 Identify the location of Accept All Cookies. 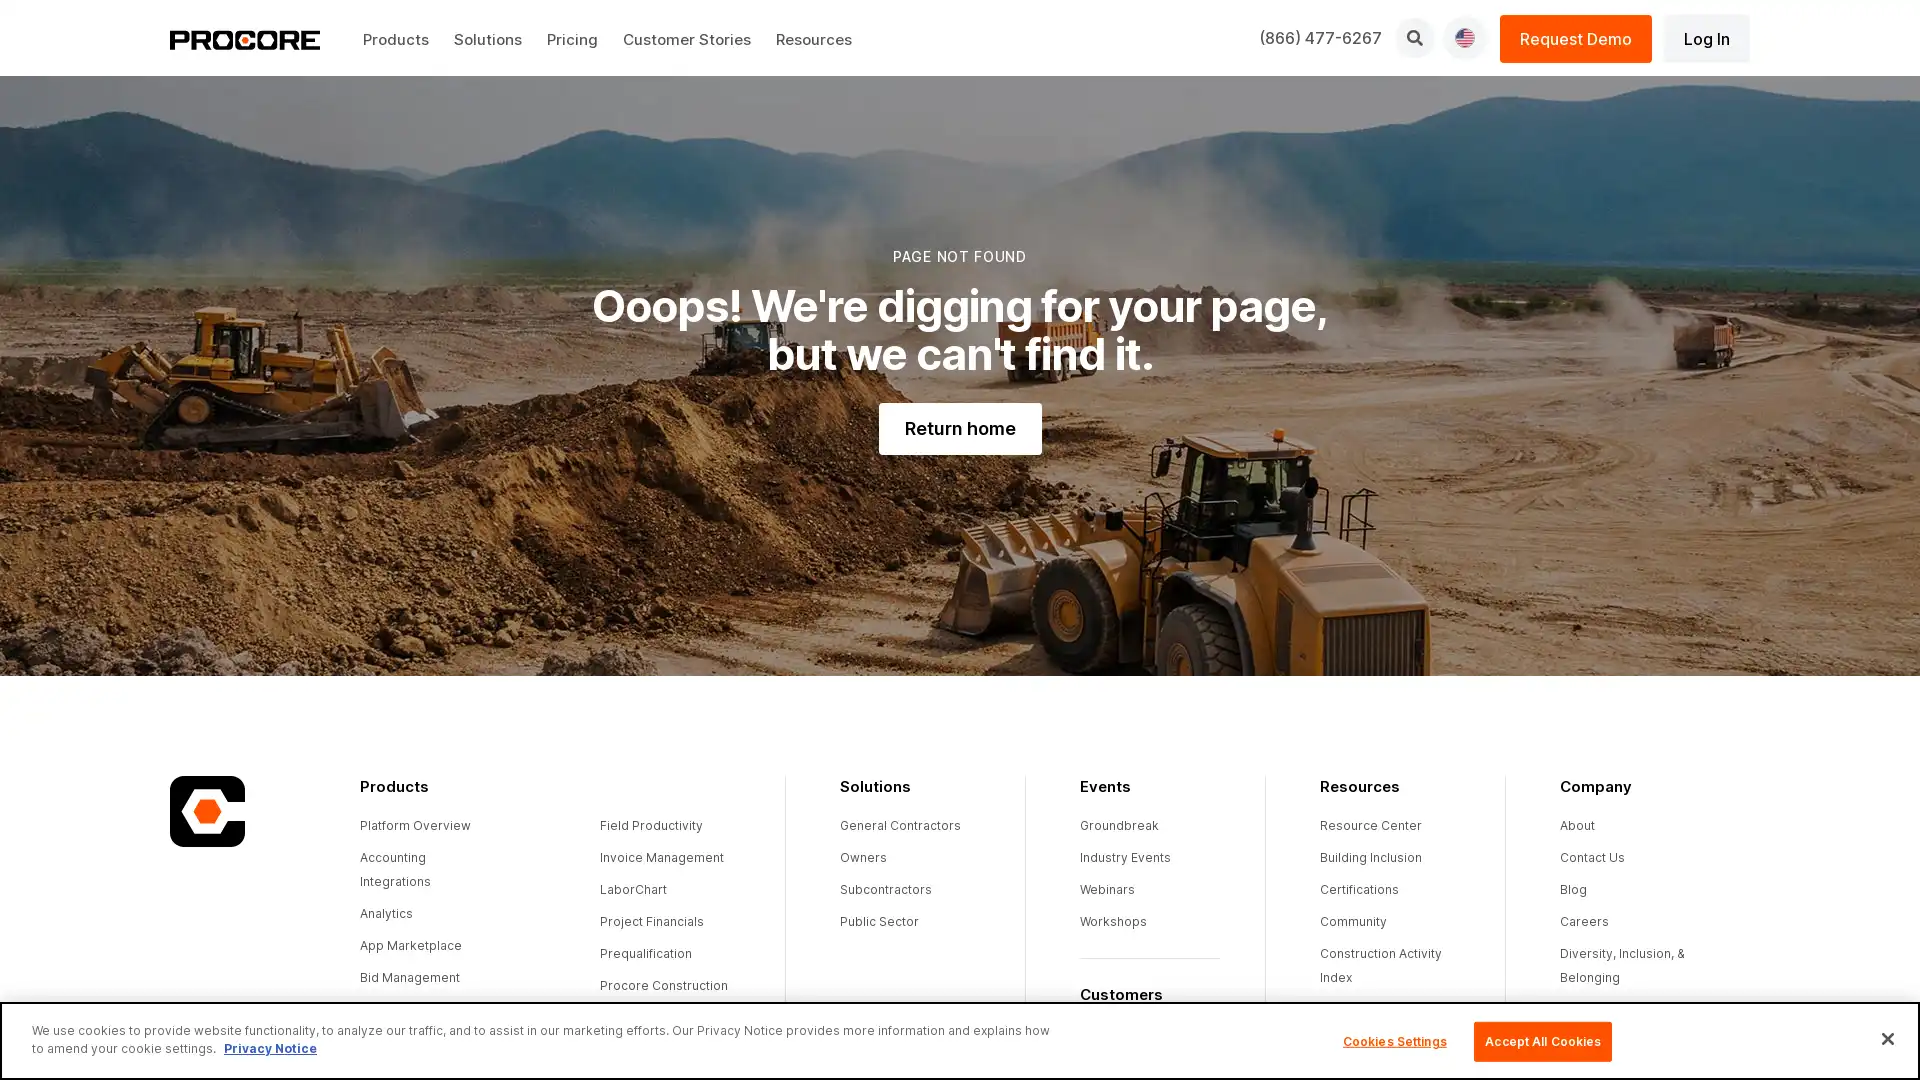
(1541, 1040).